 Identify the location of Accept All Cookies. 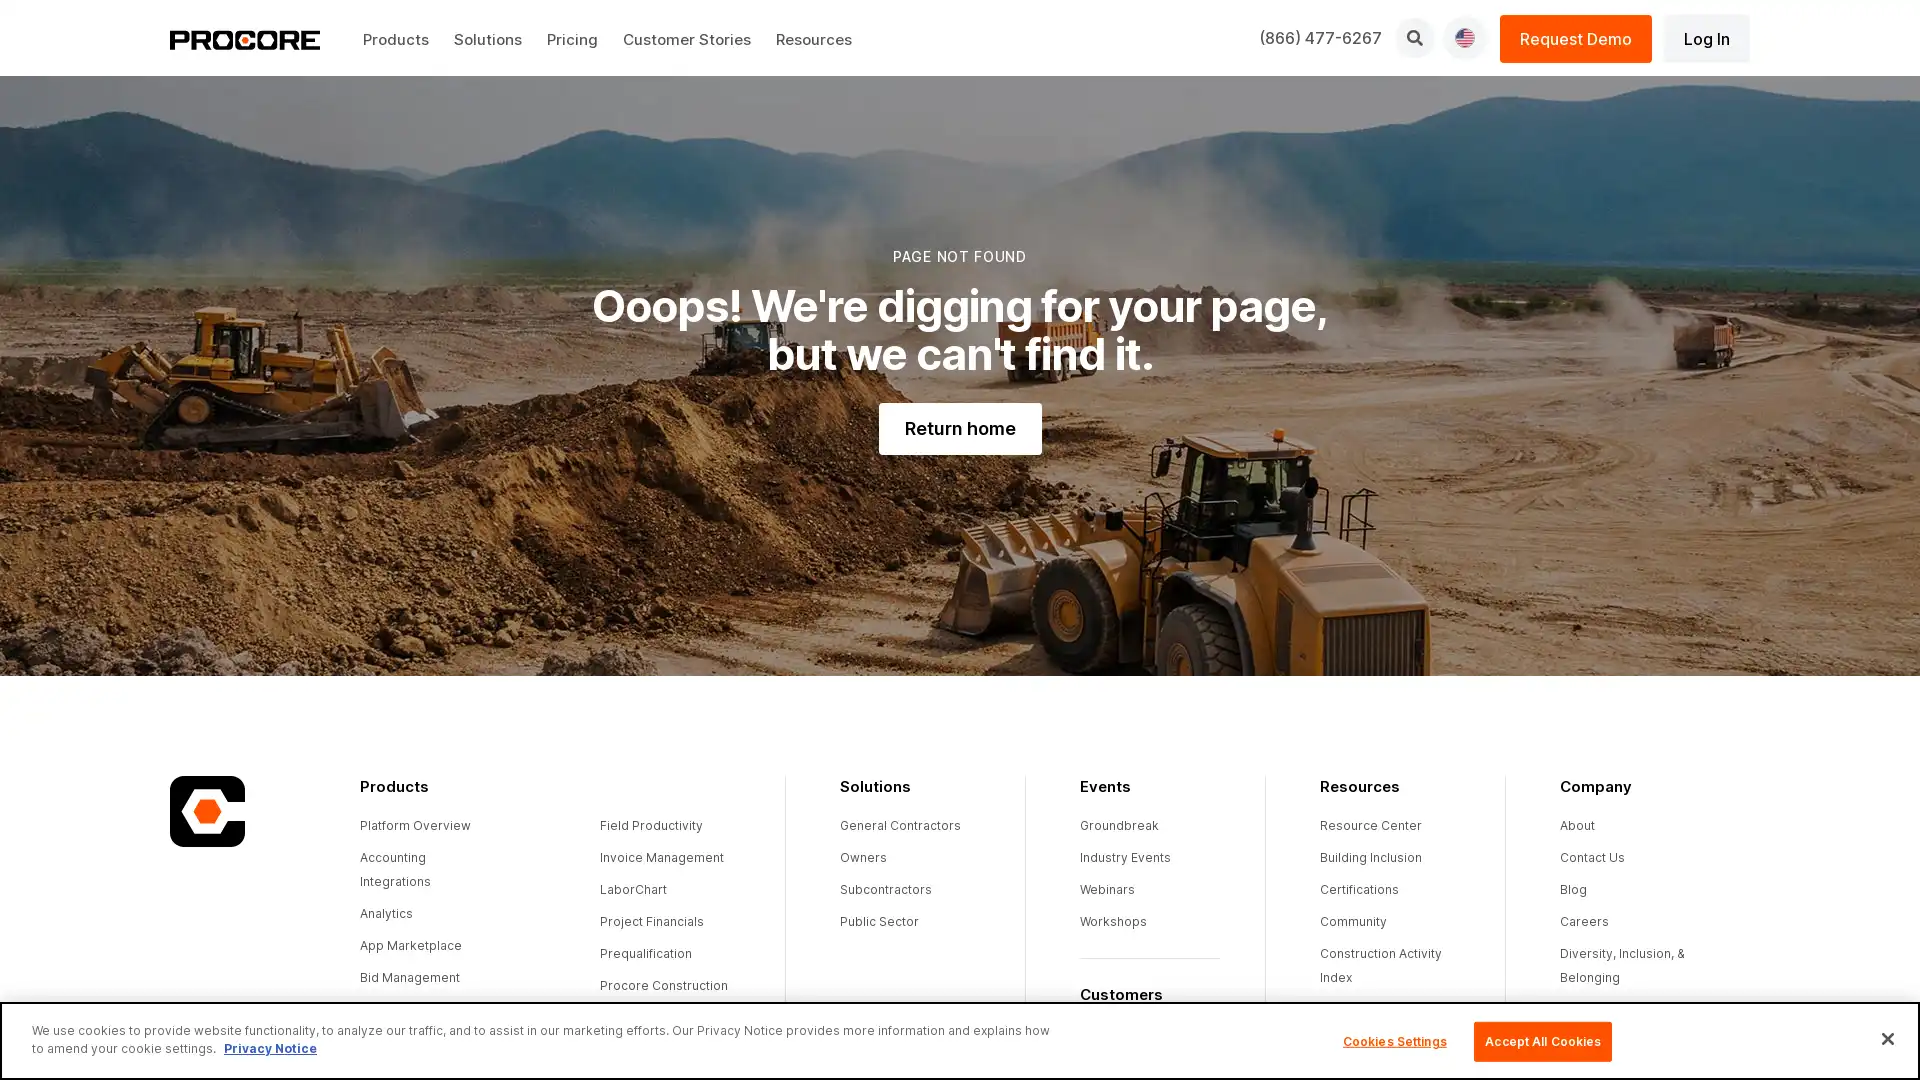
(1541, 1040).